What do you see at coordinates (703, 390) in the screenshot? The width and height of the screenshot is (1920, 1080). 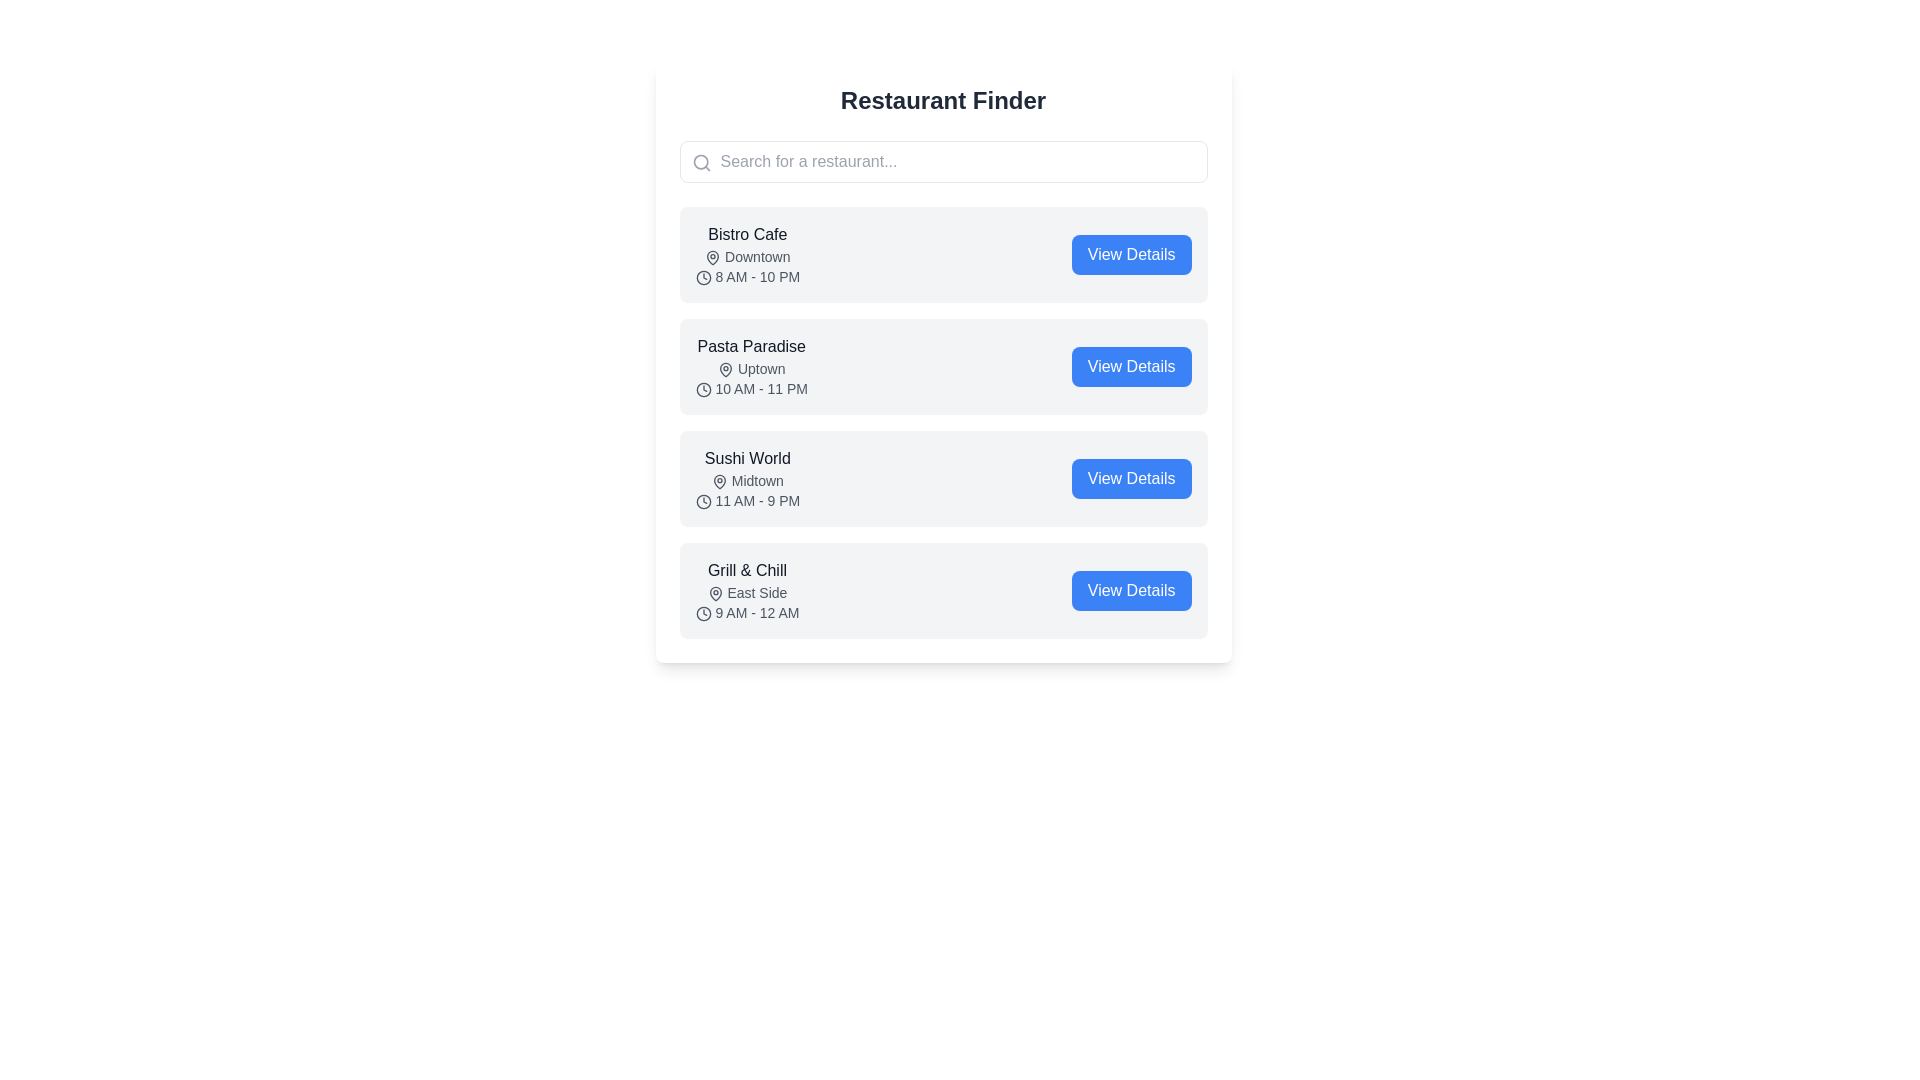 I see `the graphical decoration in the clock icon associated with the 'Pasta Paradise' entry in the restaurant list, located in the second row, which symbolizes time-related information` at bounding box center [703, 390].